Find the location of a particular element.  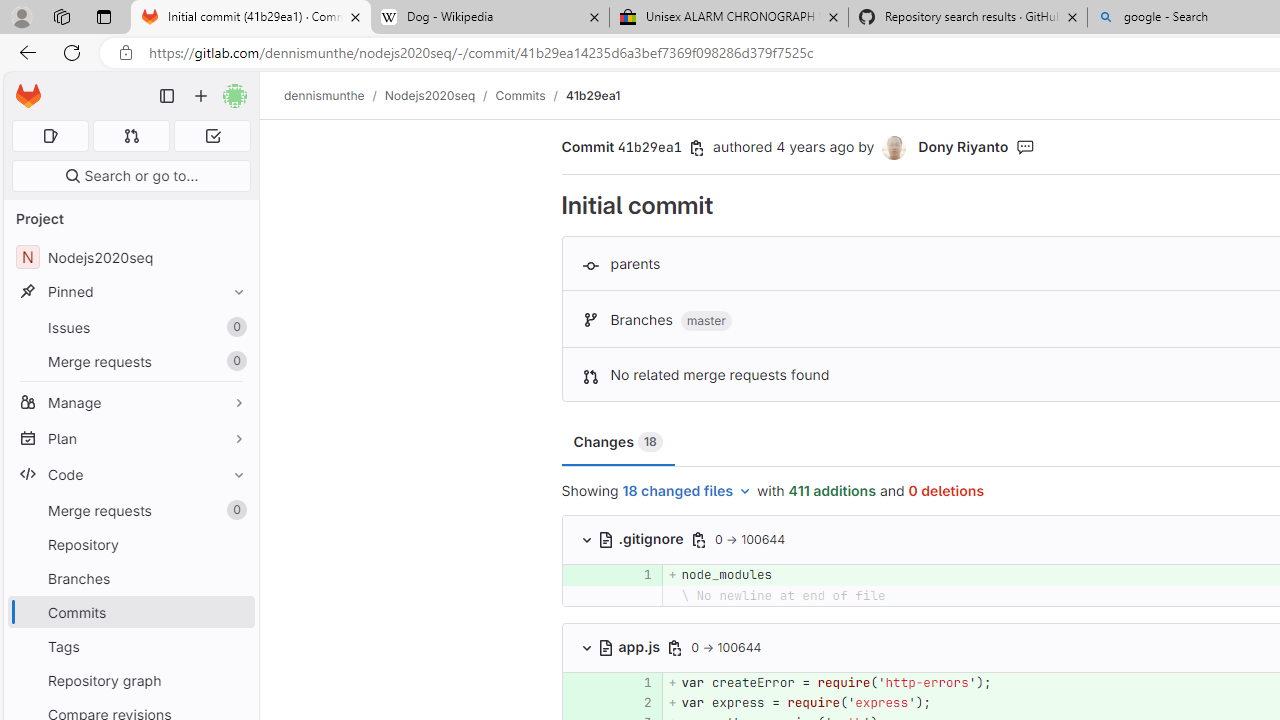

'Repository' is located at coordinates (130, 544).